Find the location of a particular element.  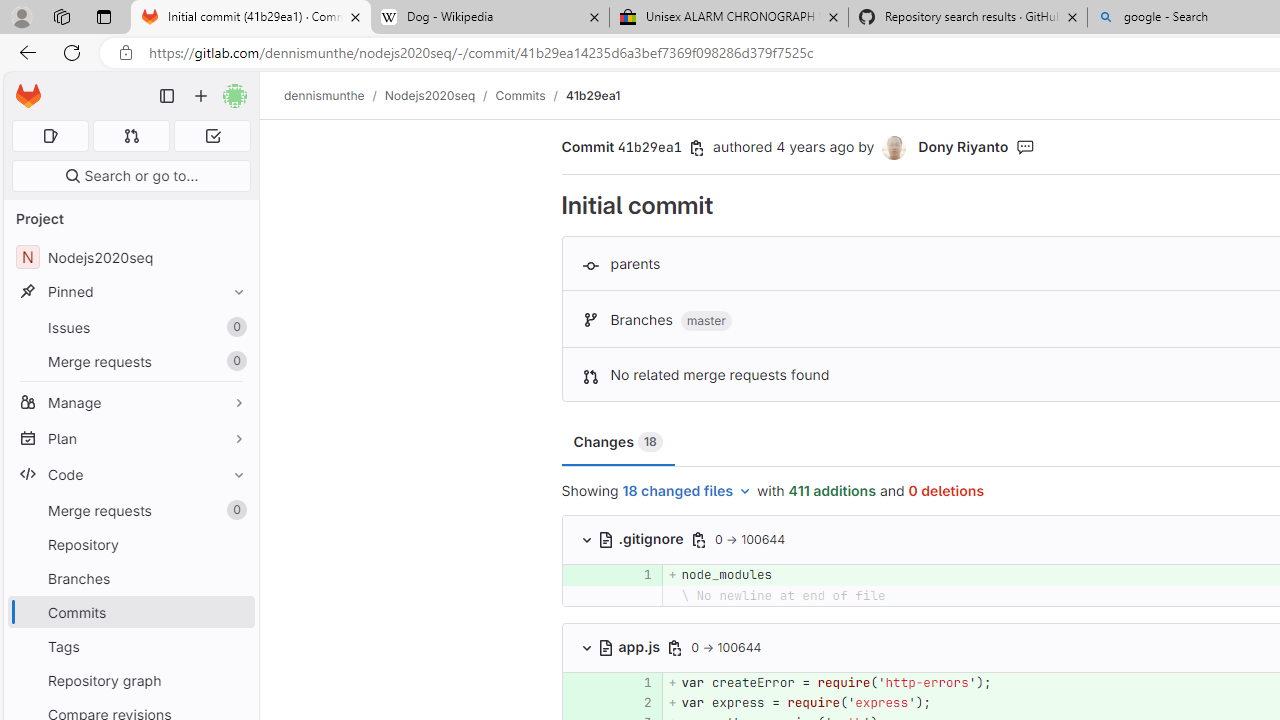

'Repository' is located at coordinates (130, 544).